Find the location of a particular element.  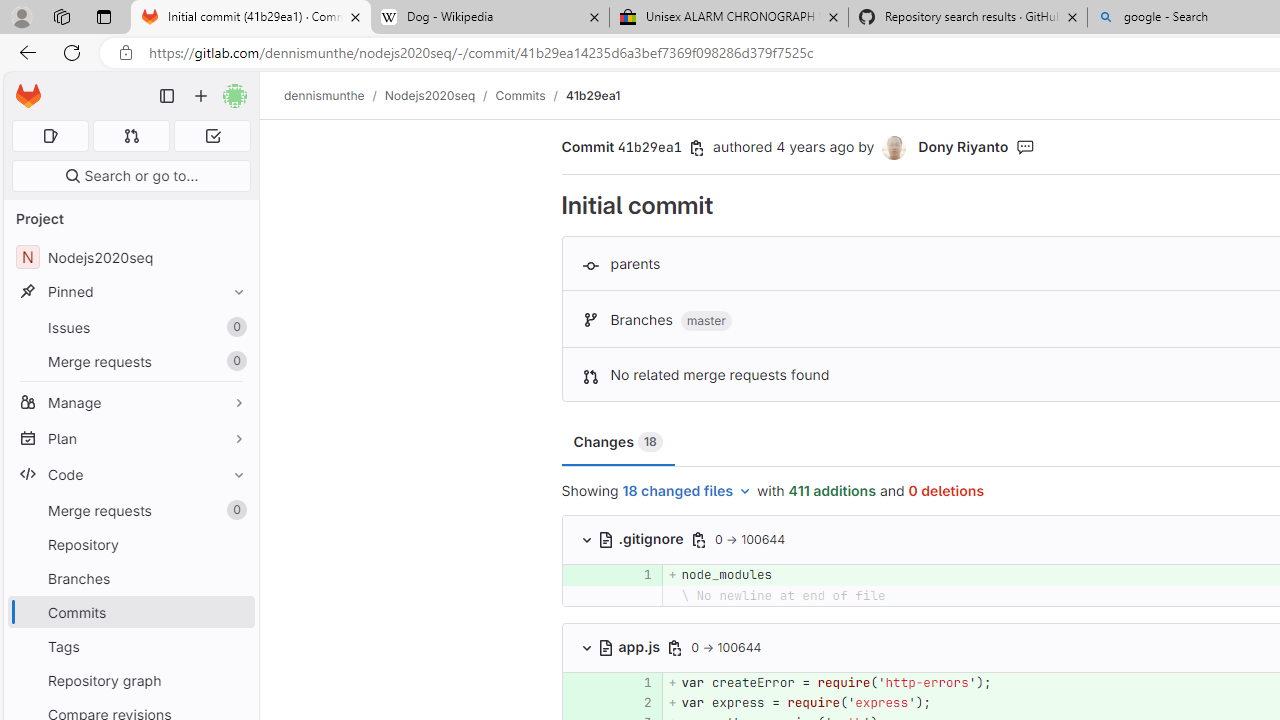

'Repository' is located at coordinates (130, 544).